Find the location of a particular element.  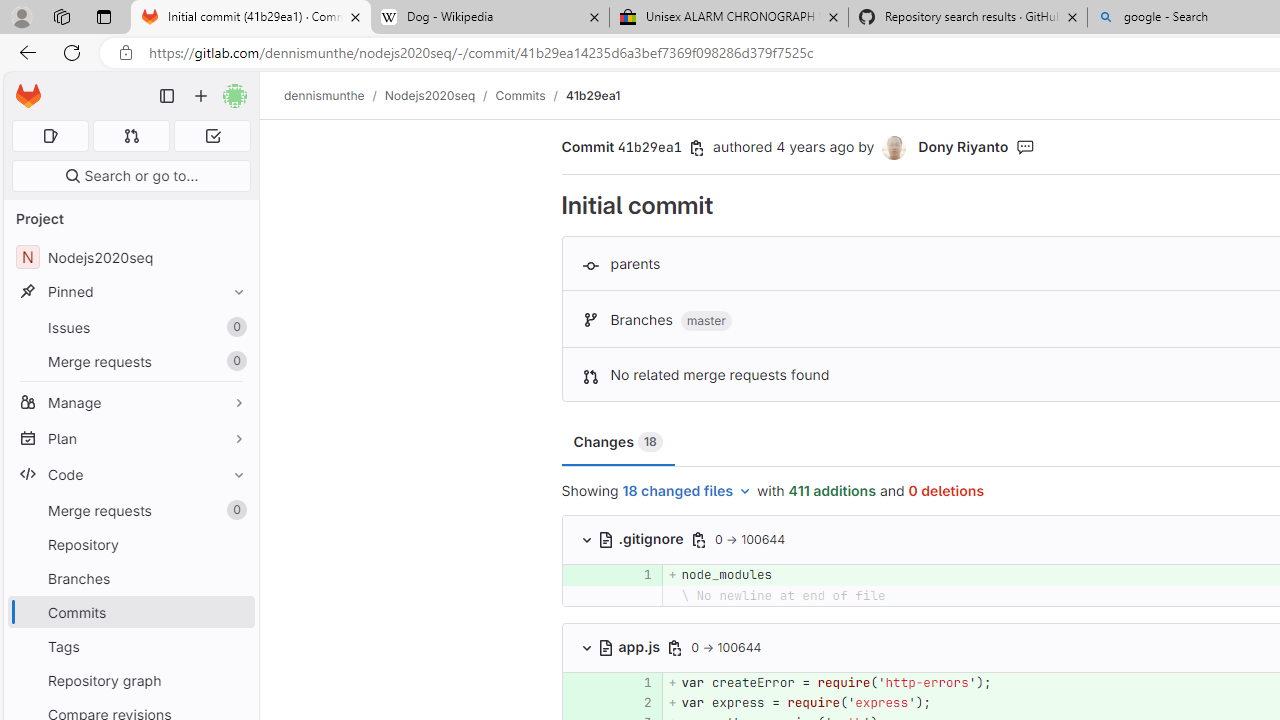

'Repository' is located at coordinates (130, 544).